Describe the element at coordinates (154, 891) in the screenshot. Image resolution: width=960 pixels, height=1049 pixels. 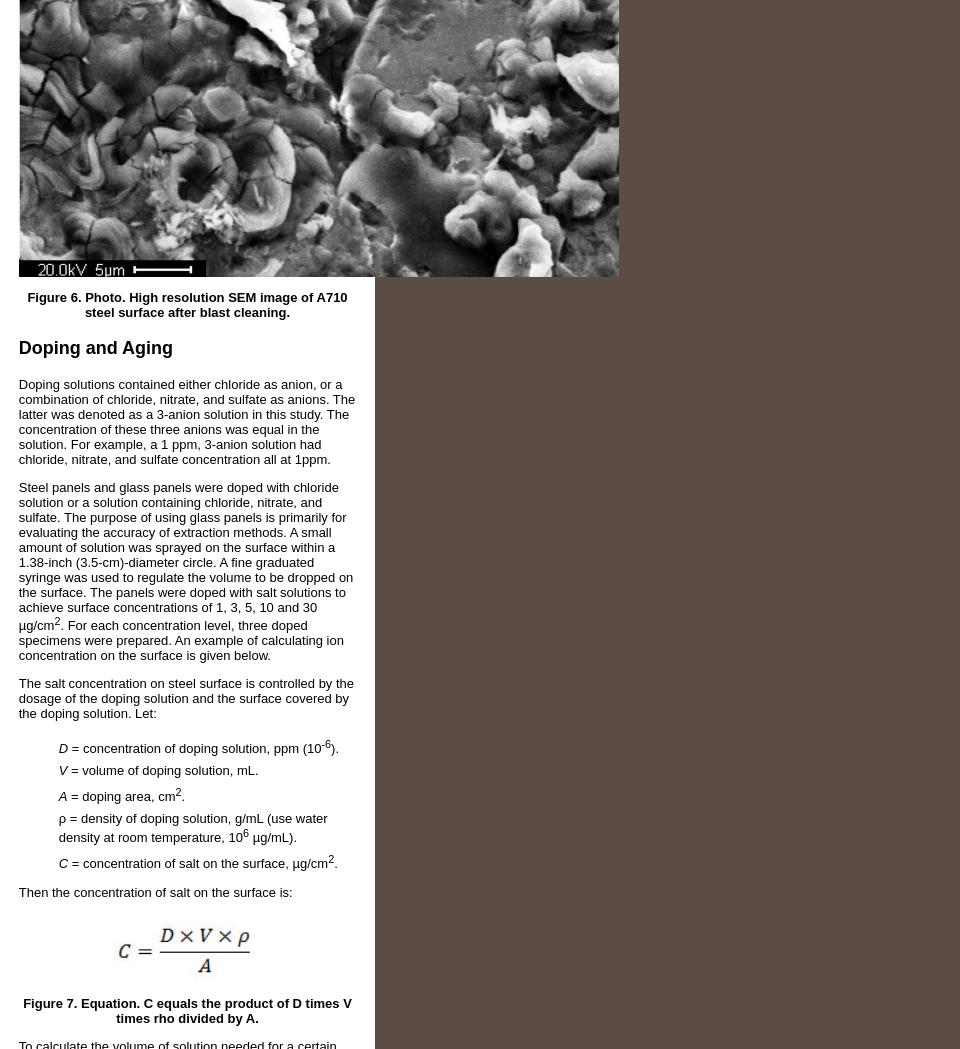
I see `'Then the concentration of salt on the surface is:'` at that location.